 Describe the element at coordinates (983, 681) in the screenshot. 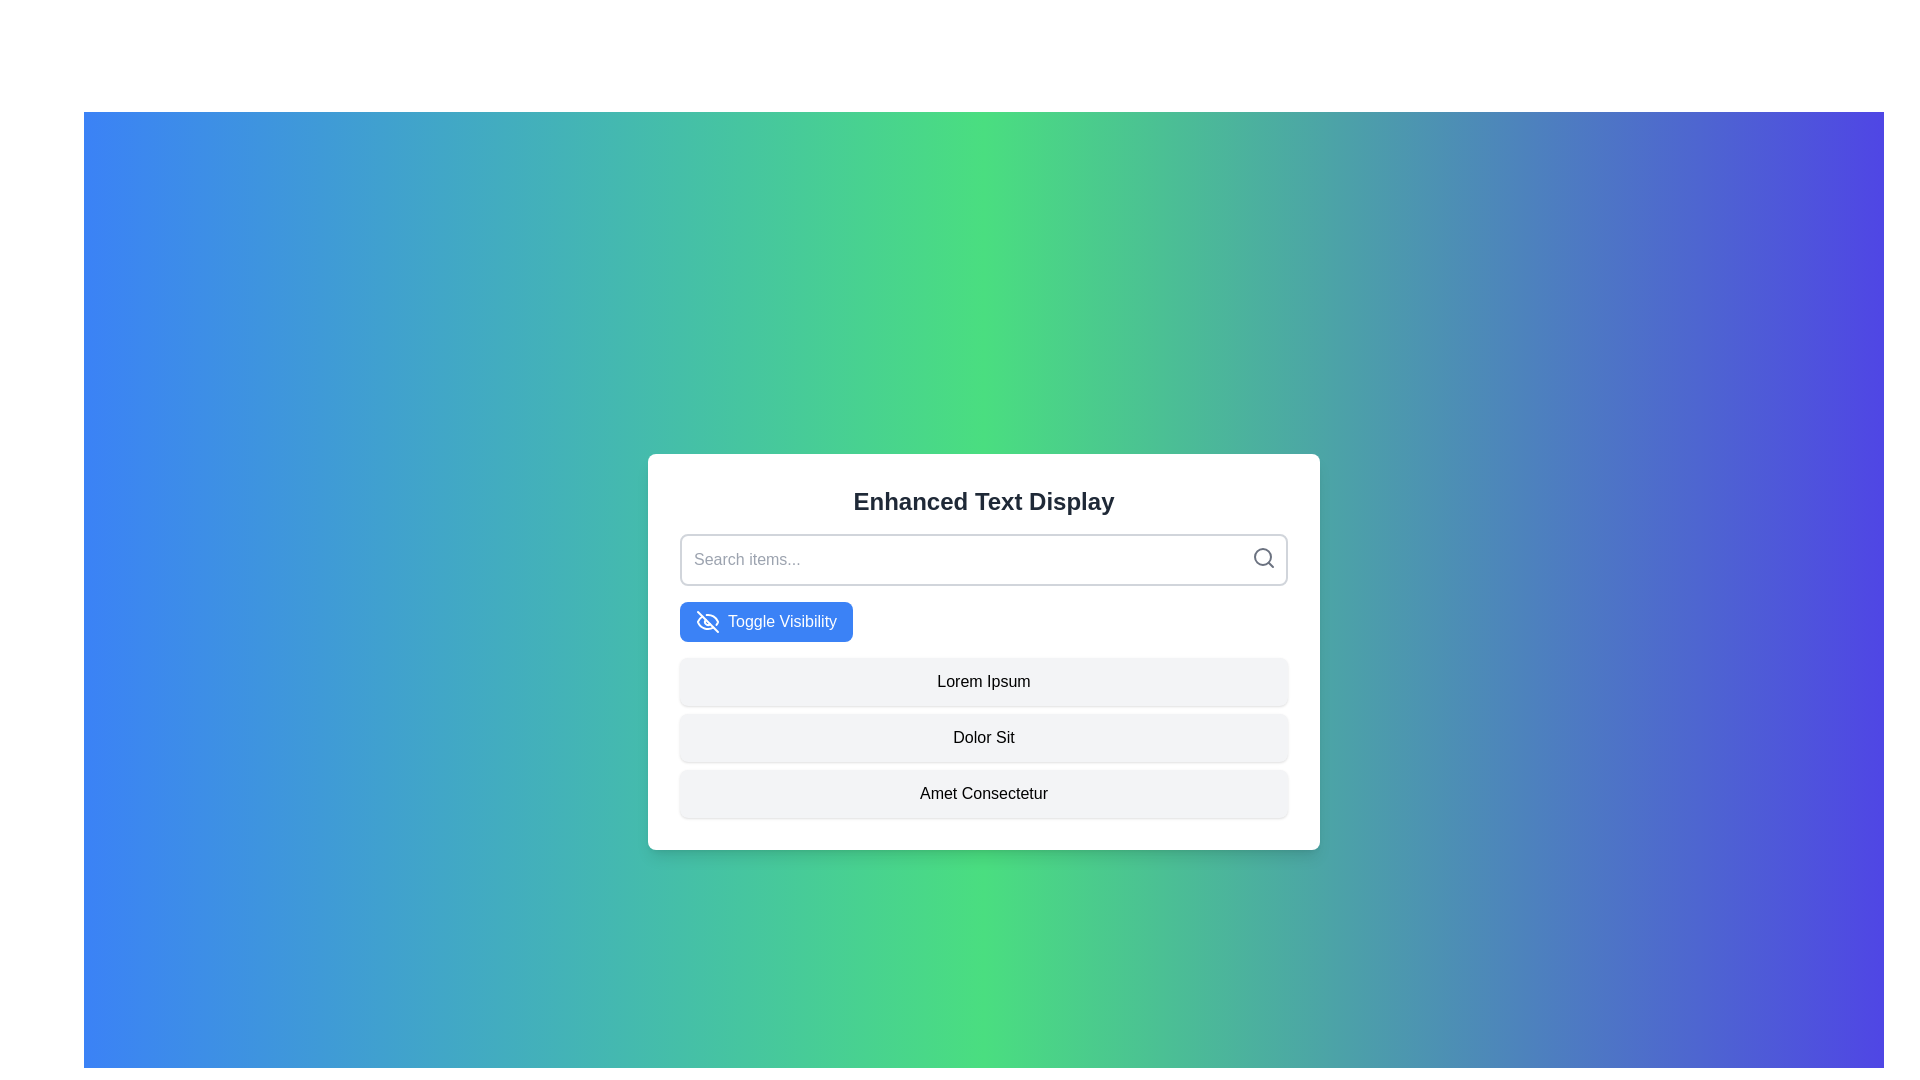

I see `the 'Lorem Ipsum' button, which is the first button in a vertical stack of three buttons` at that location.